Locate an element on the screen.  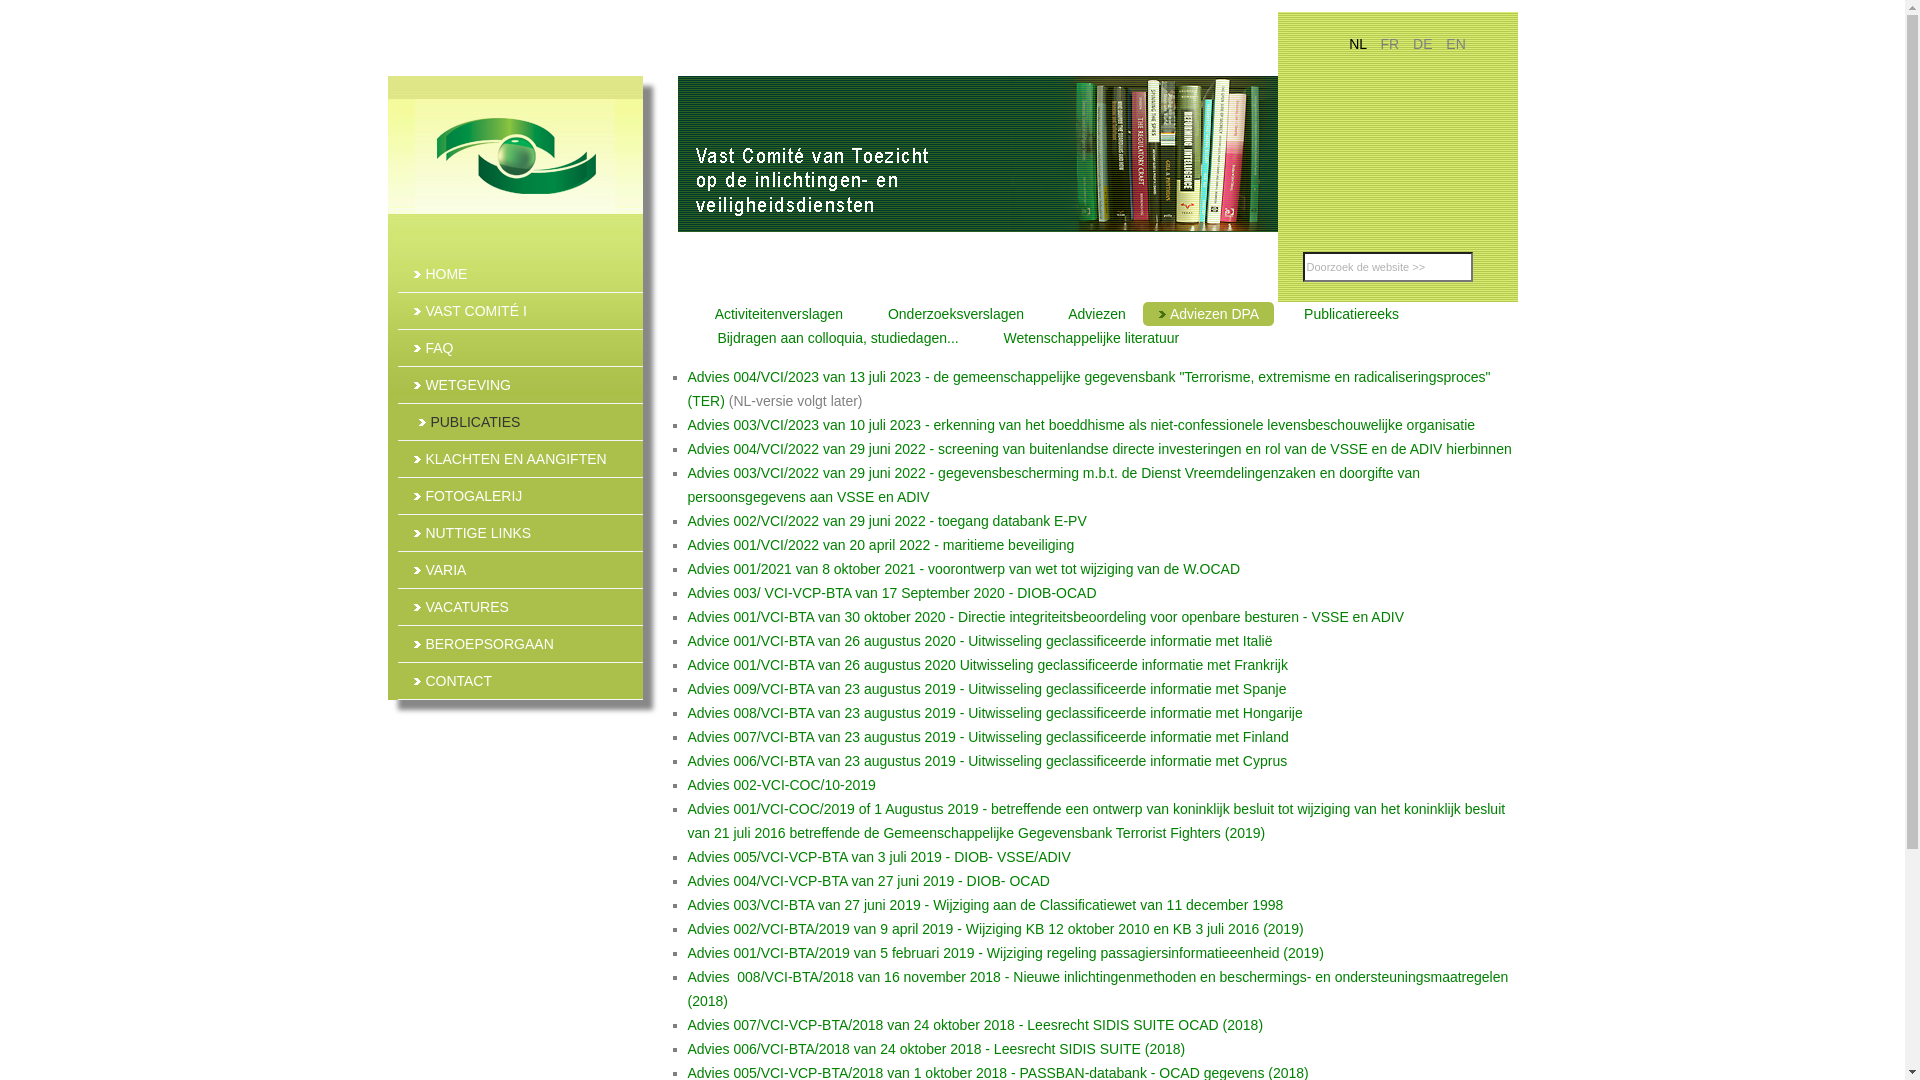
'Activiteitenverslagen' is located at coordinates (772, 313).